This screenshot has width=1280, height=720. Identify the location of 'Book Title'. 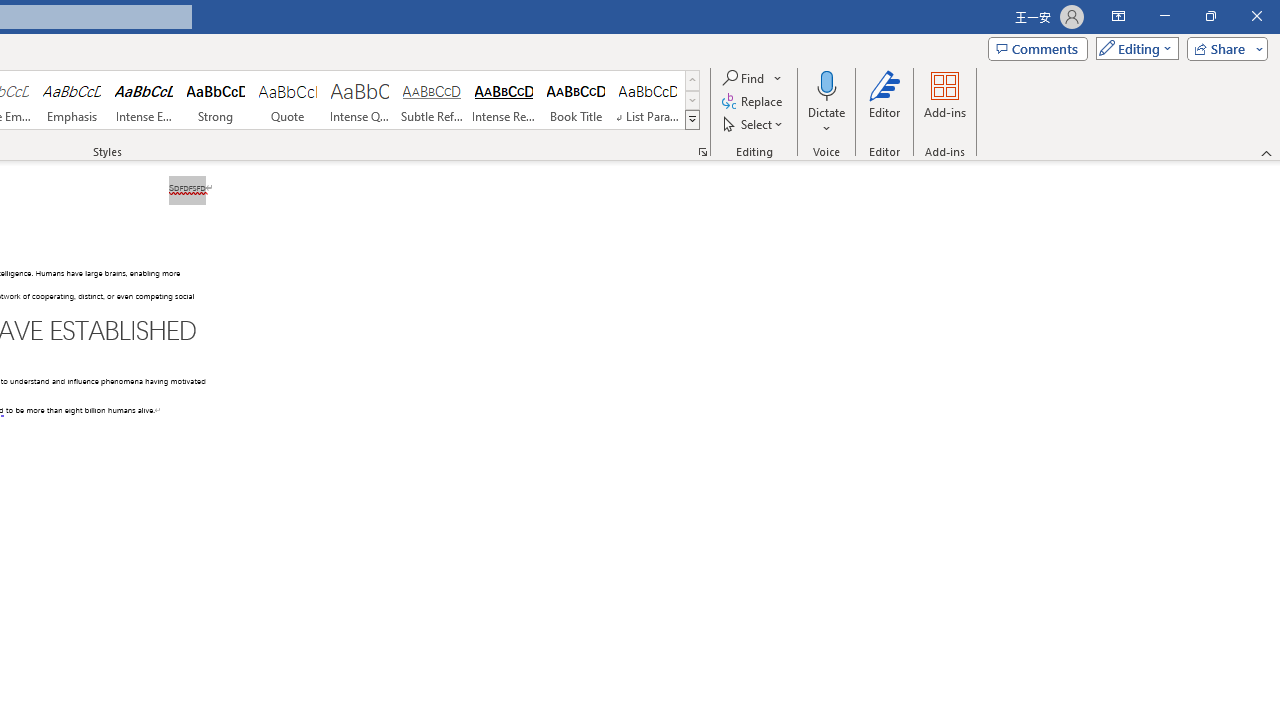
(575, 100).